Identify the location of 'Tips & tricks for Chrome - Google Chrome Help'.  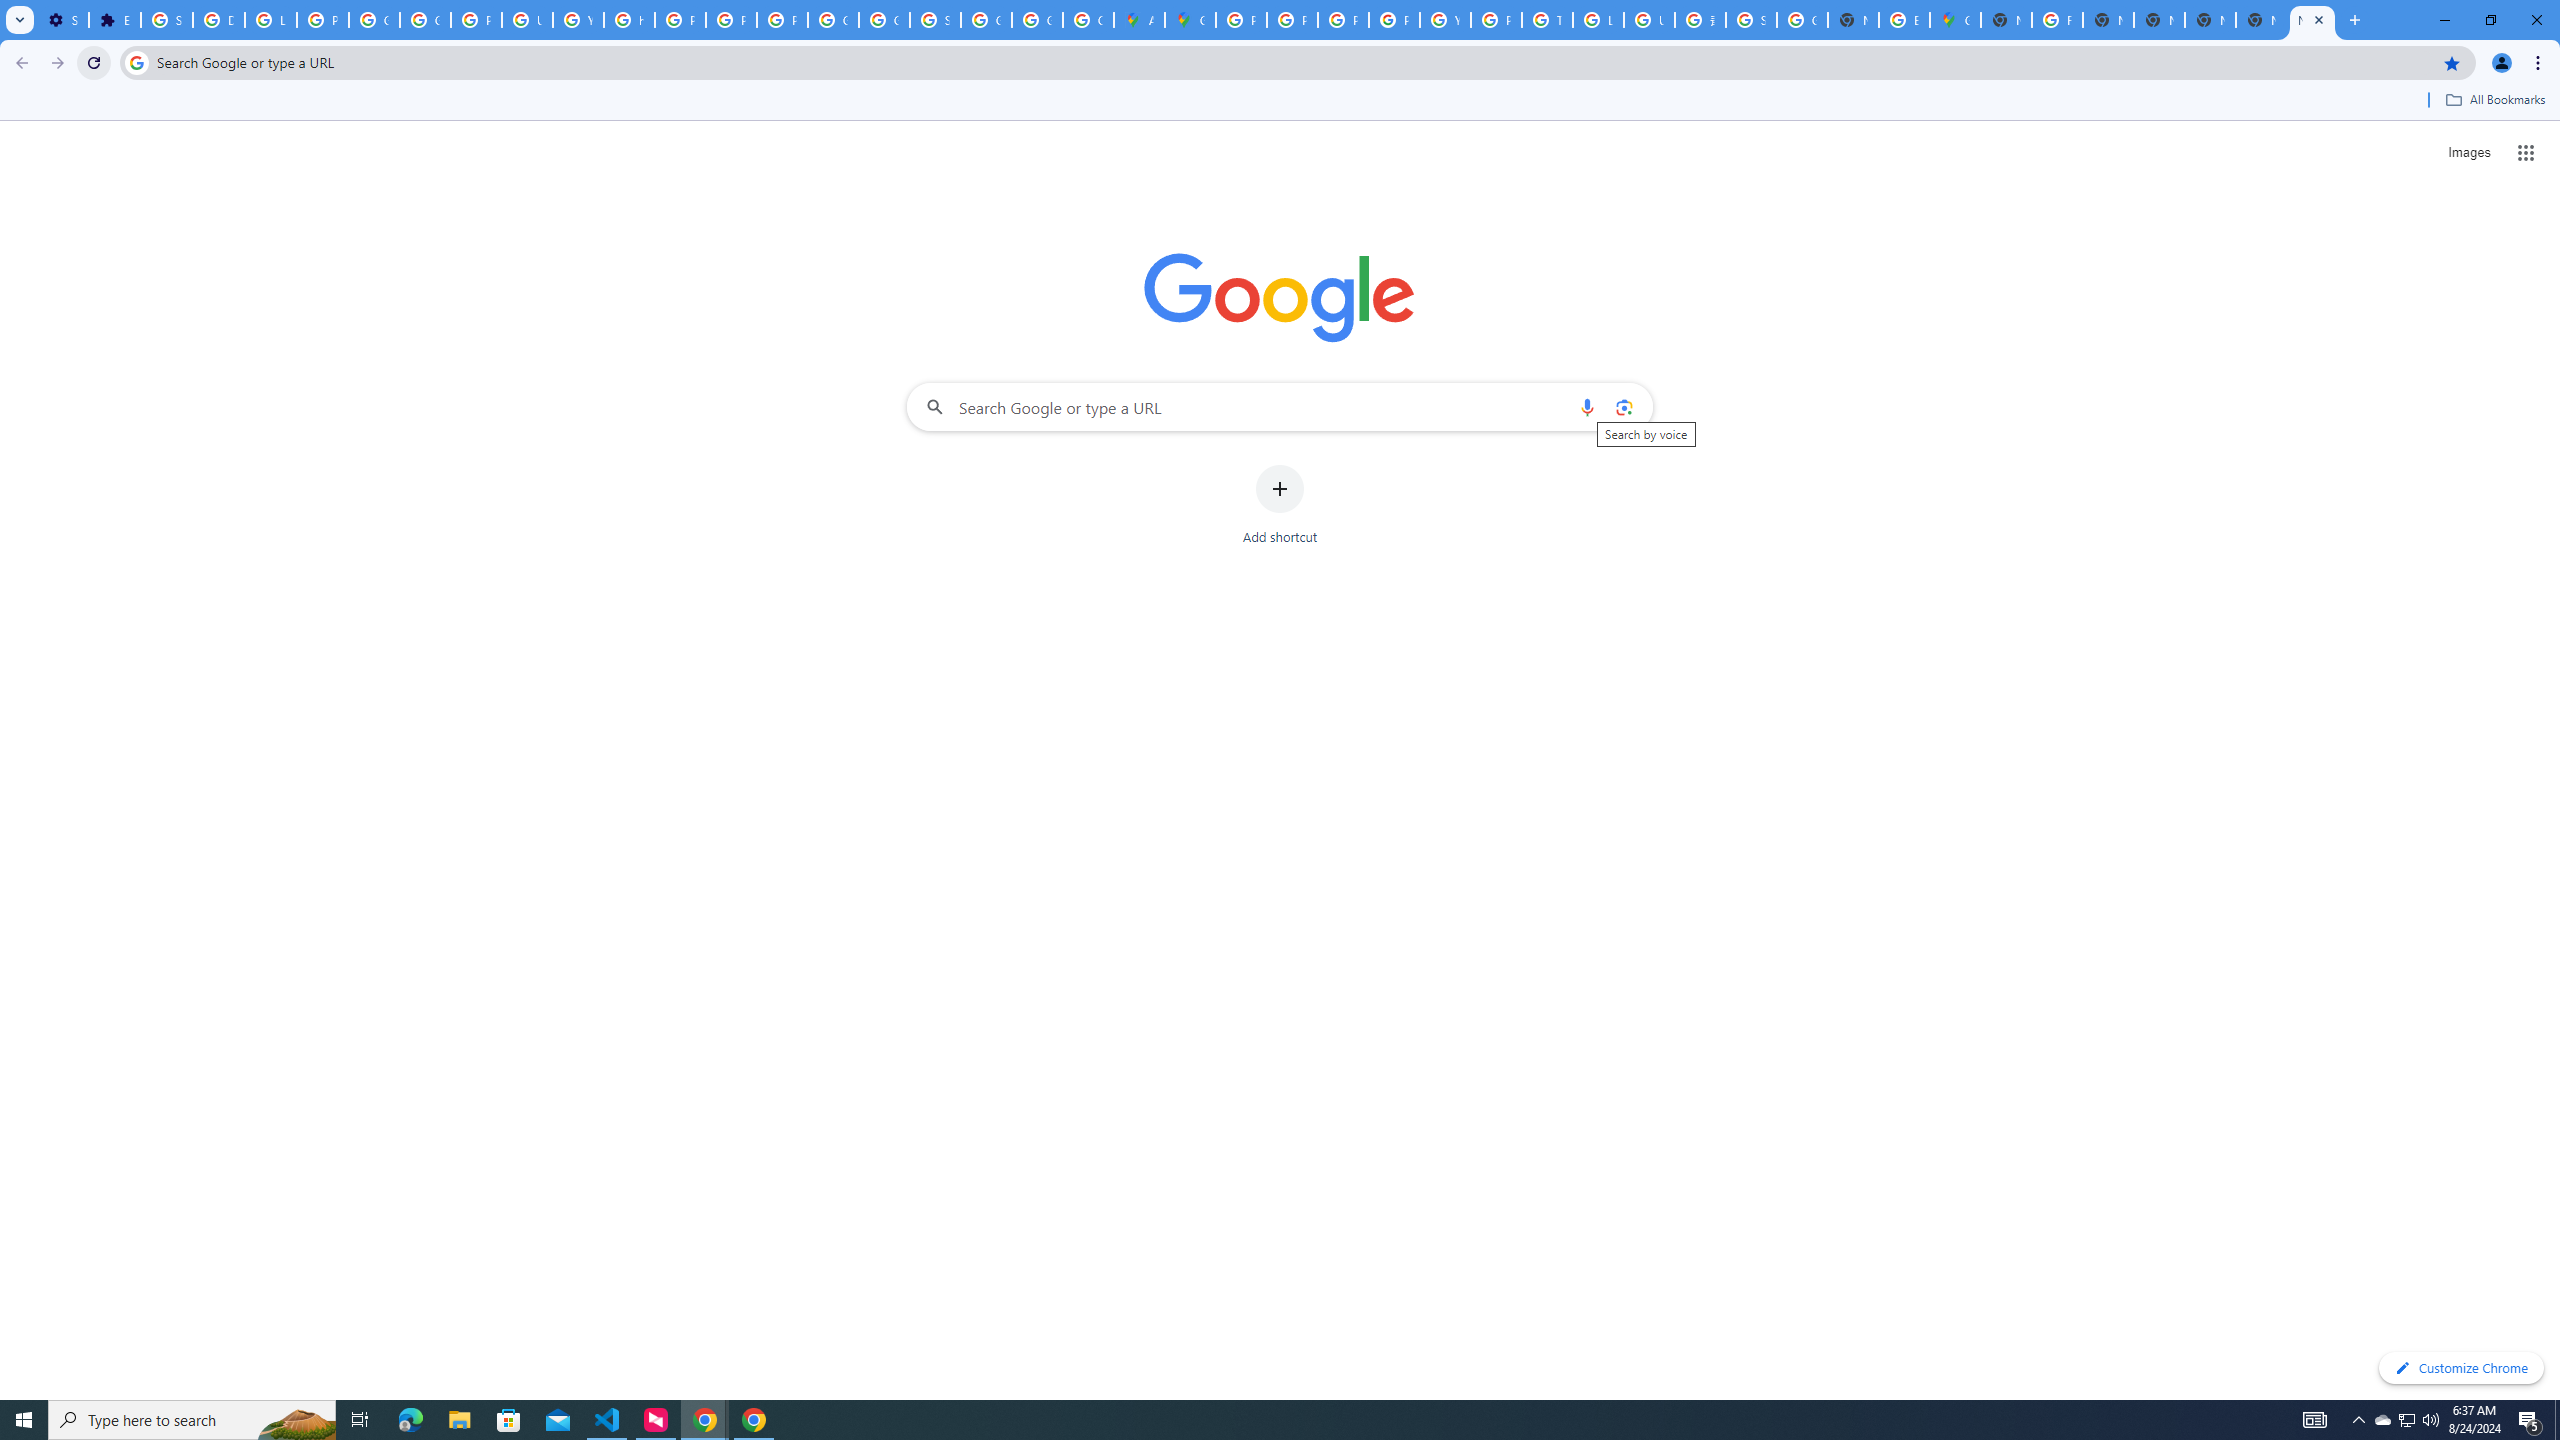
(1546, 19).